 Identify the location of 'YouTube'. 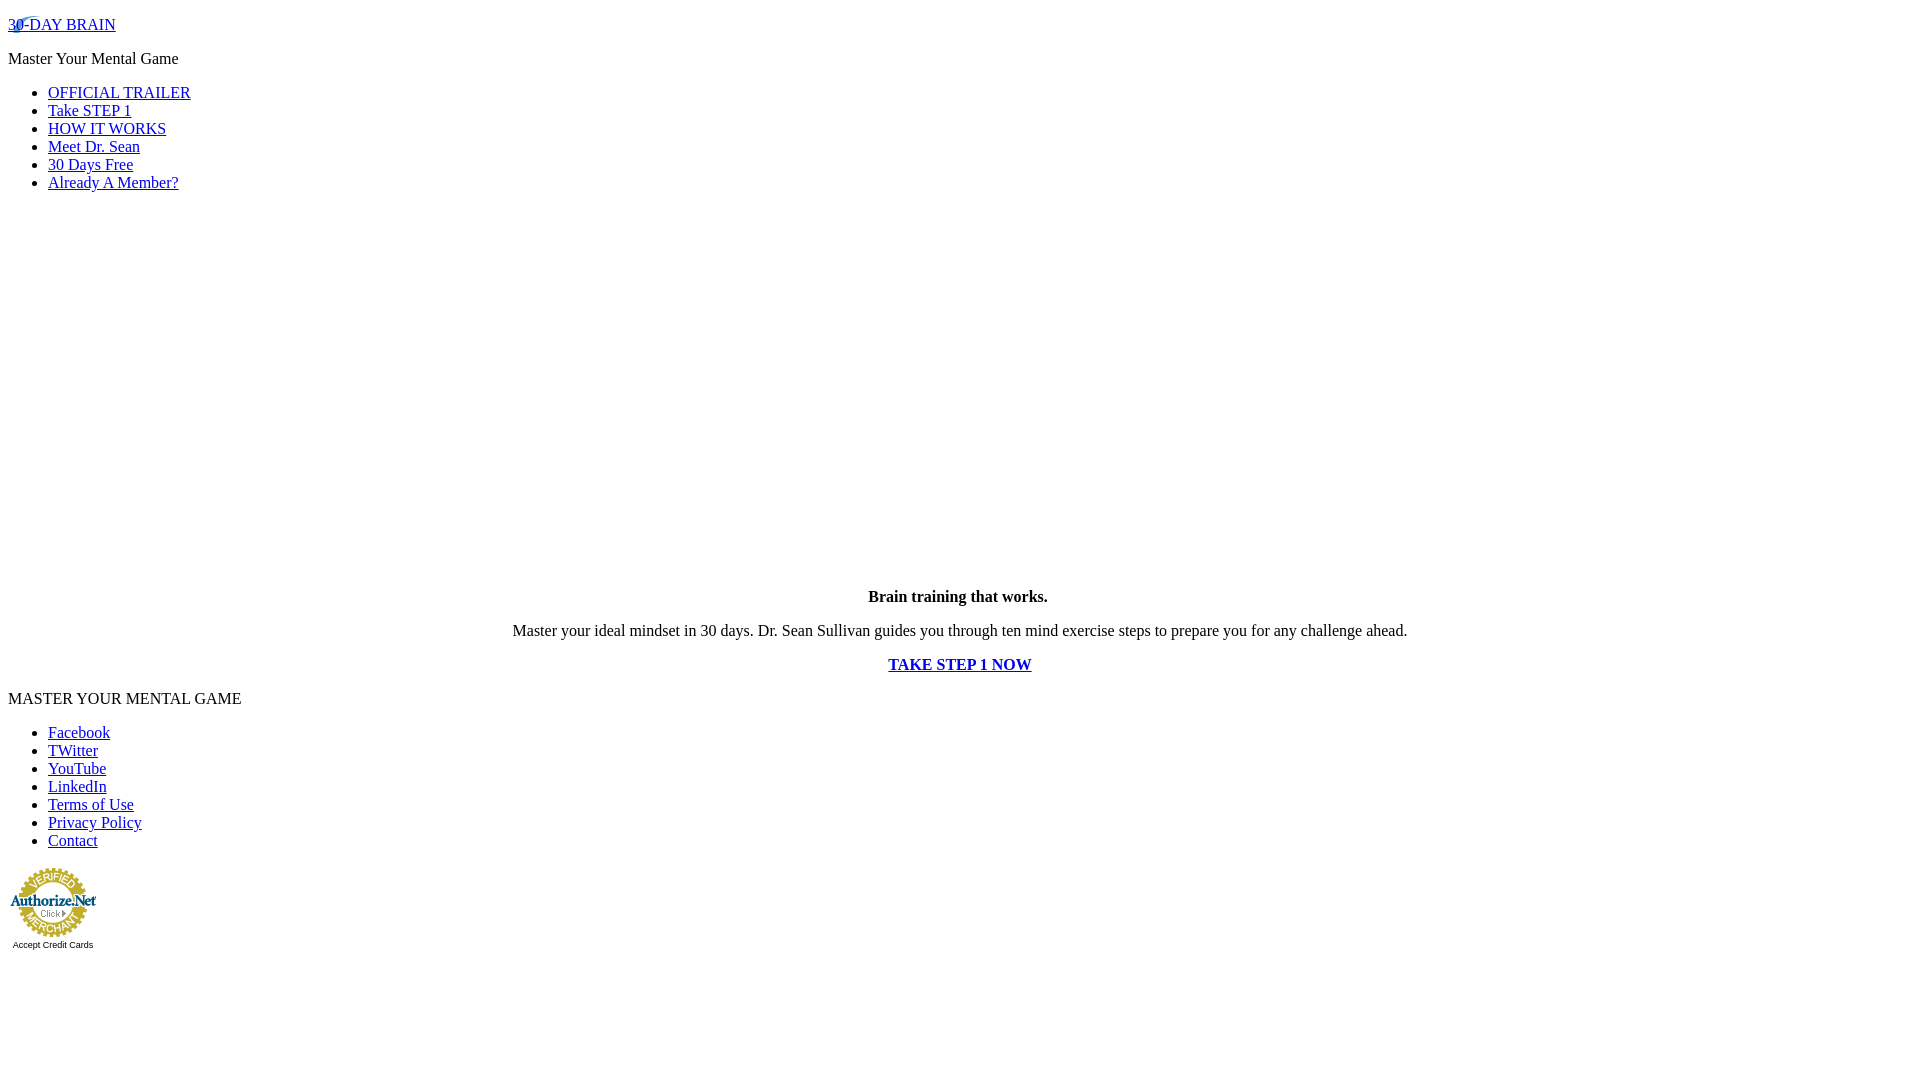
(76, 767).